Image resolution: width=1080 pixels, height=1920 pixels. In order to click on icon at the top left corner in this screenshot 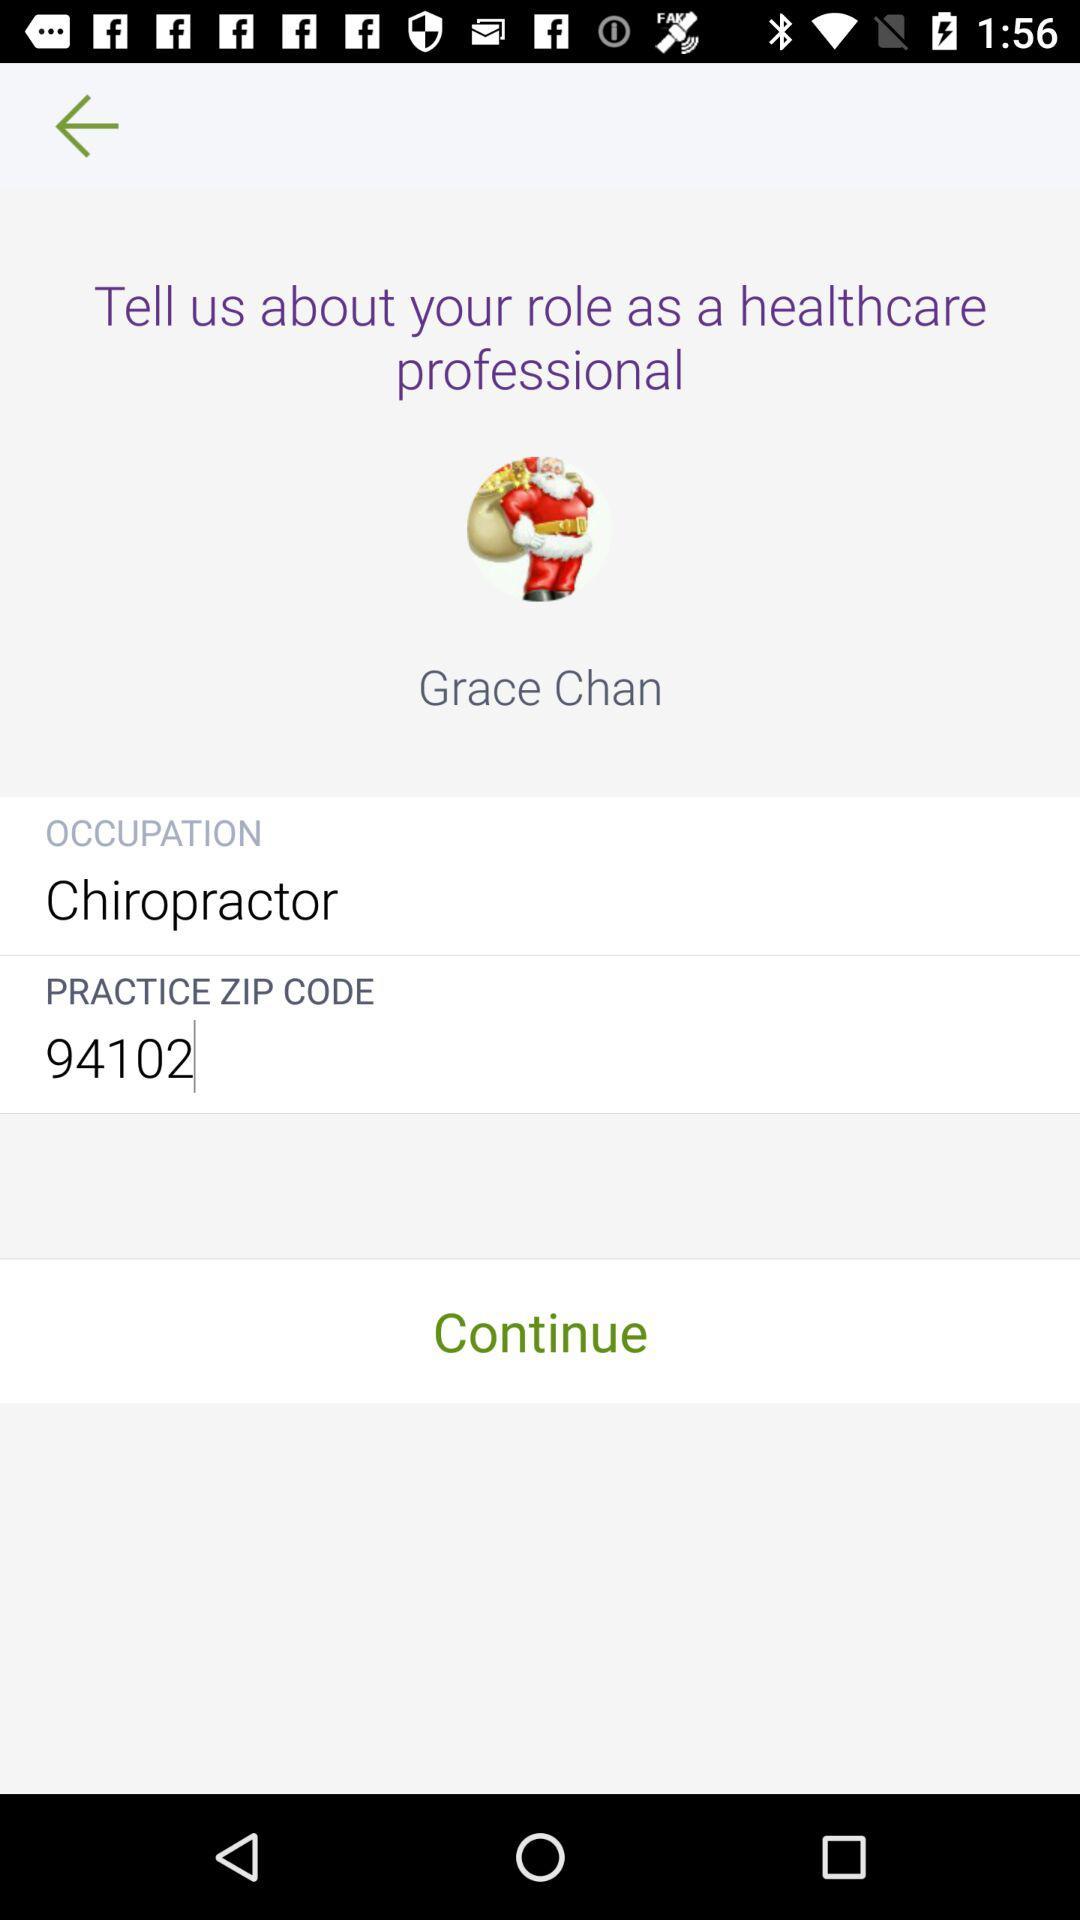, I will do `click(72, 124)`.